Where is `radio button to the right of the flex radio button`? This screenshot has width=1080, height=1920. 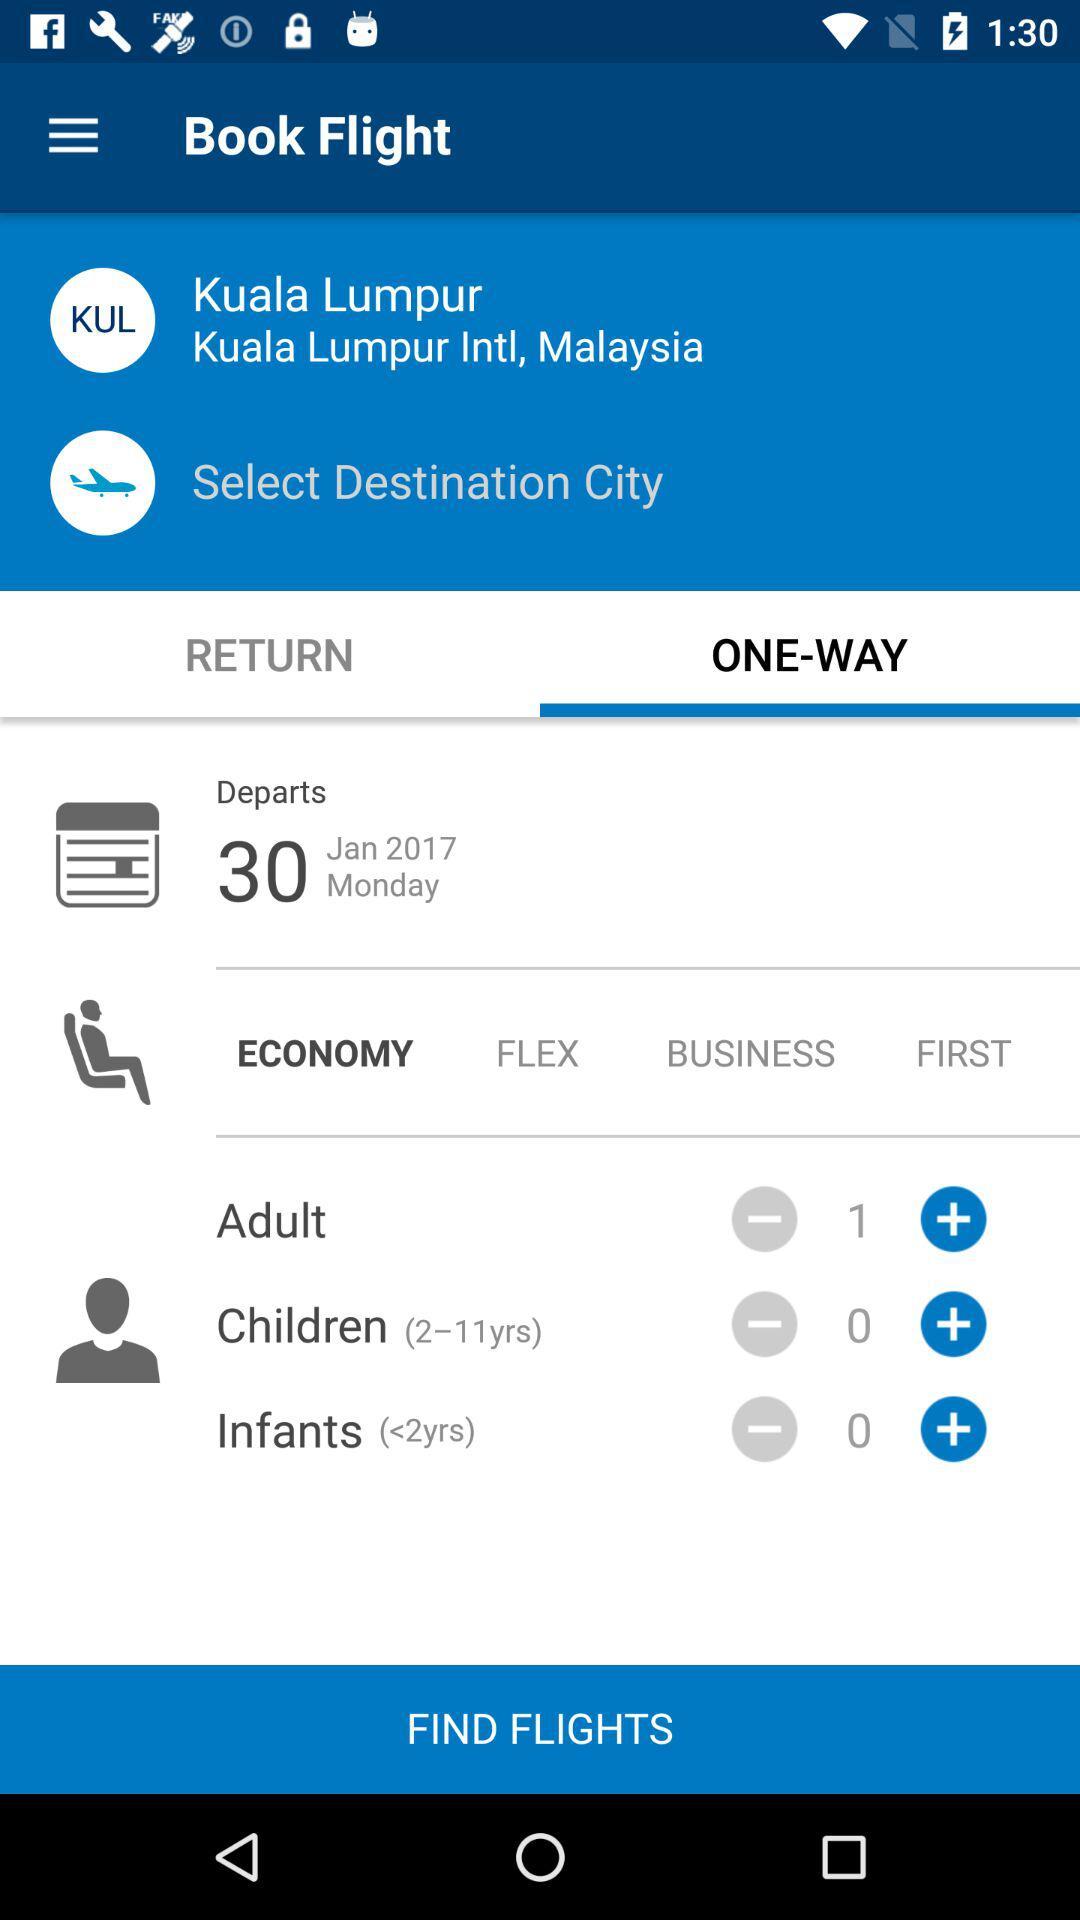
radio button to the right of the flex radio button is located at coordinates (751, 1051).